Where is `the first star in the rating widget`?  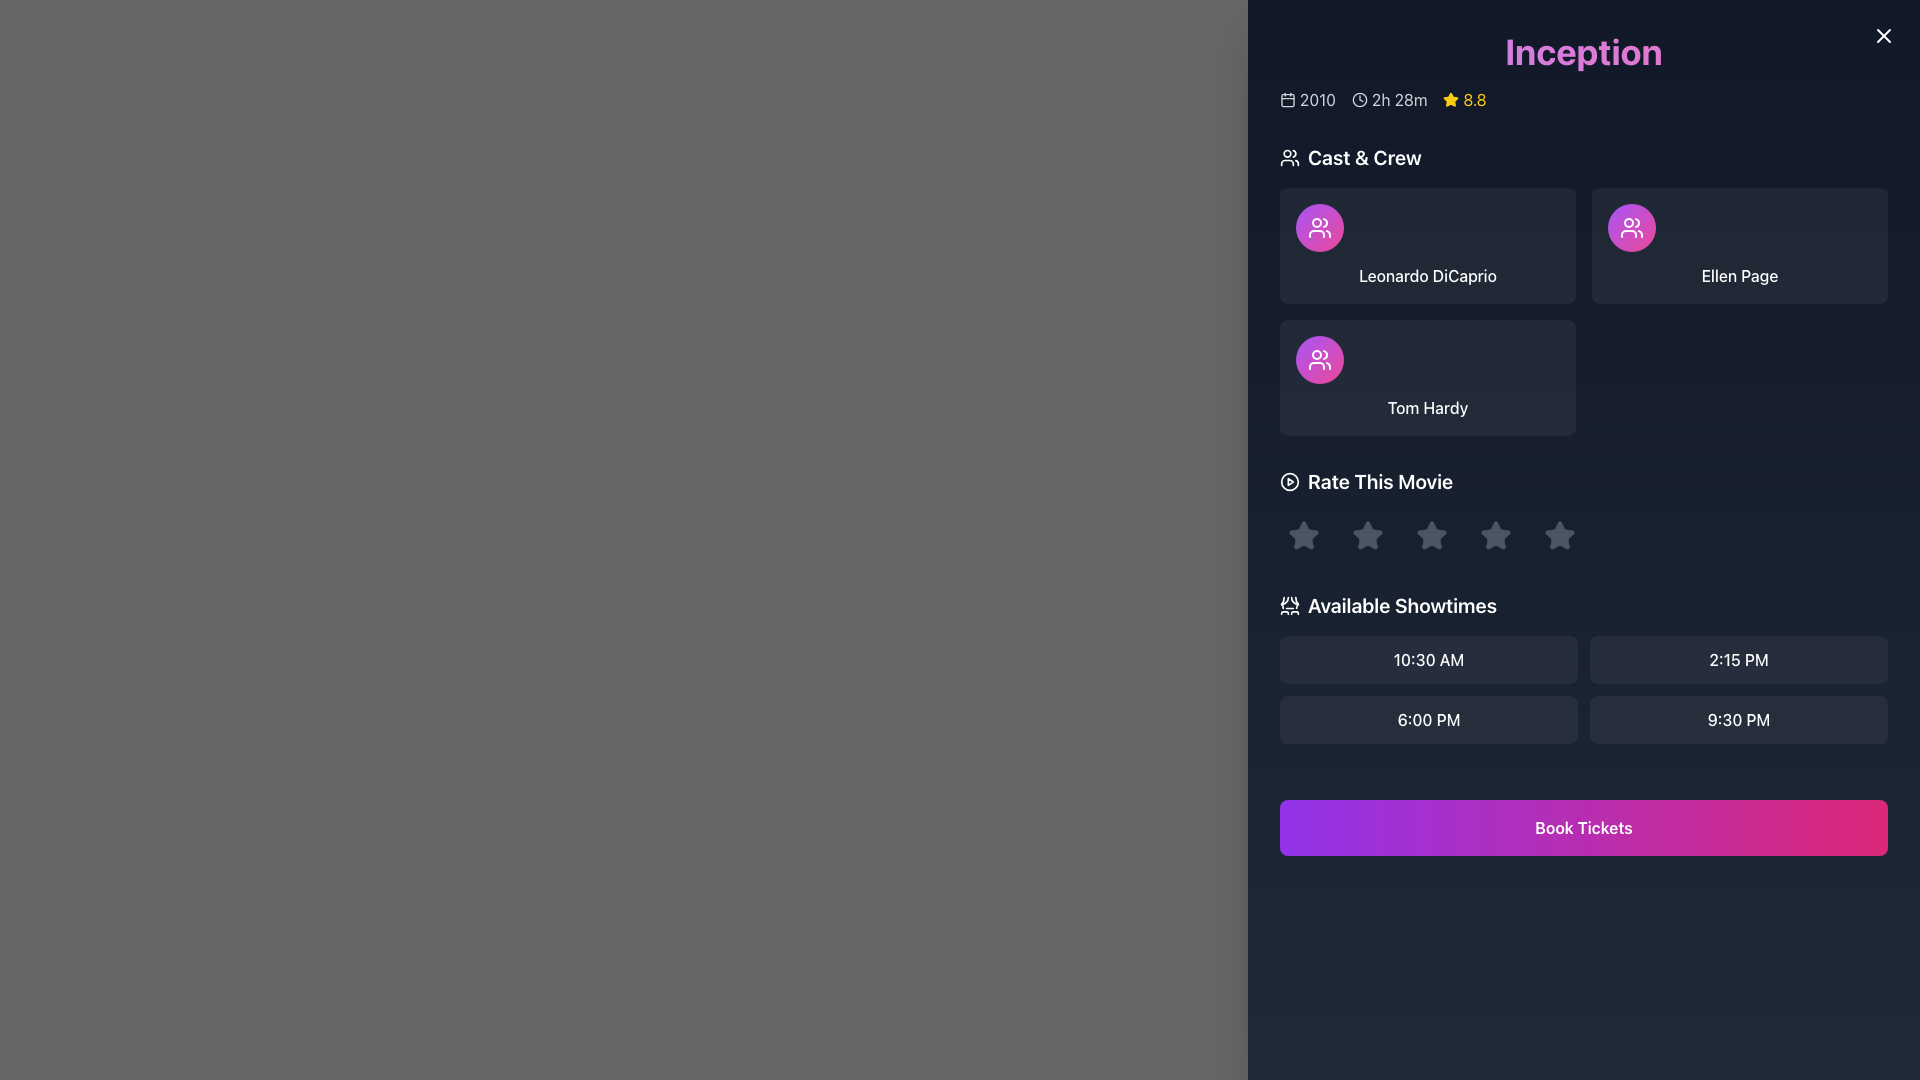 the first star in the rating widget is located at coordinates (1304, 535).